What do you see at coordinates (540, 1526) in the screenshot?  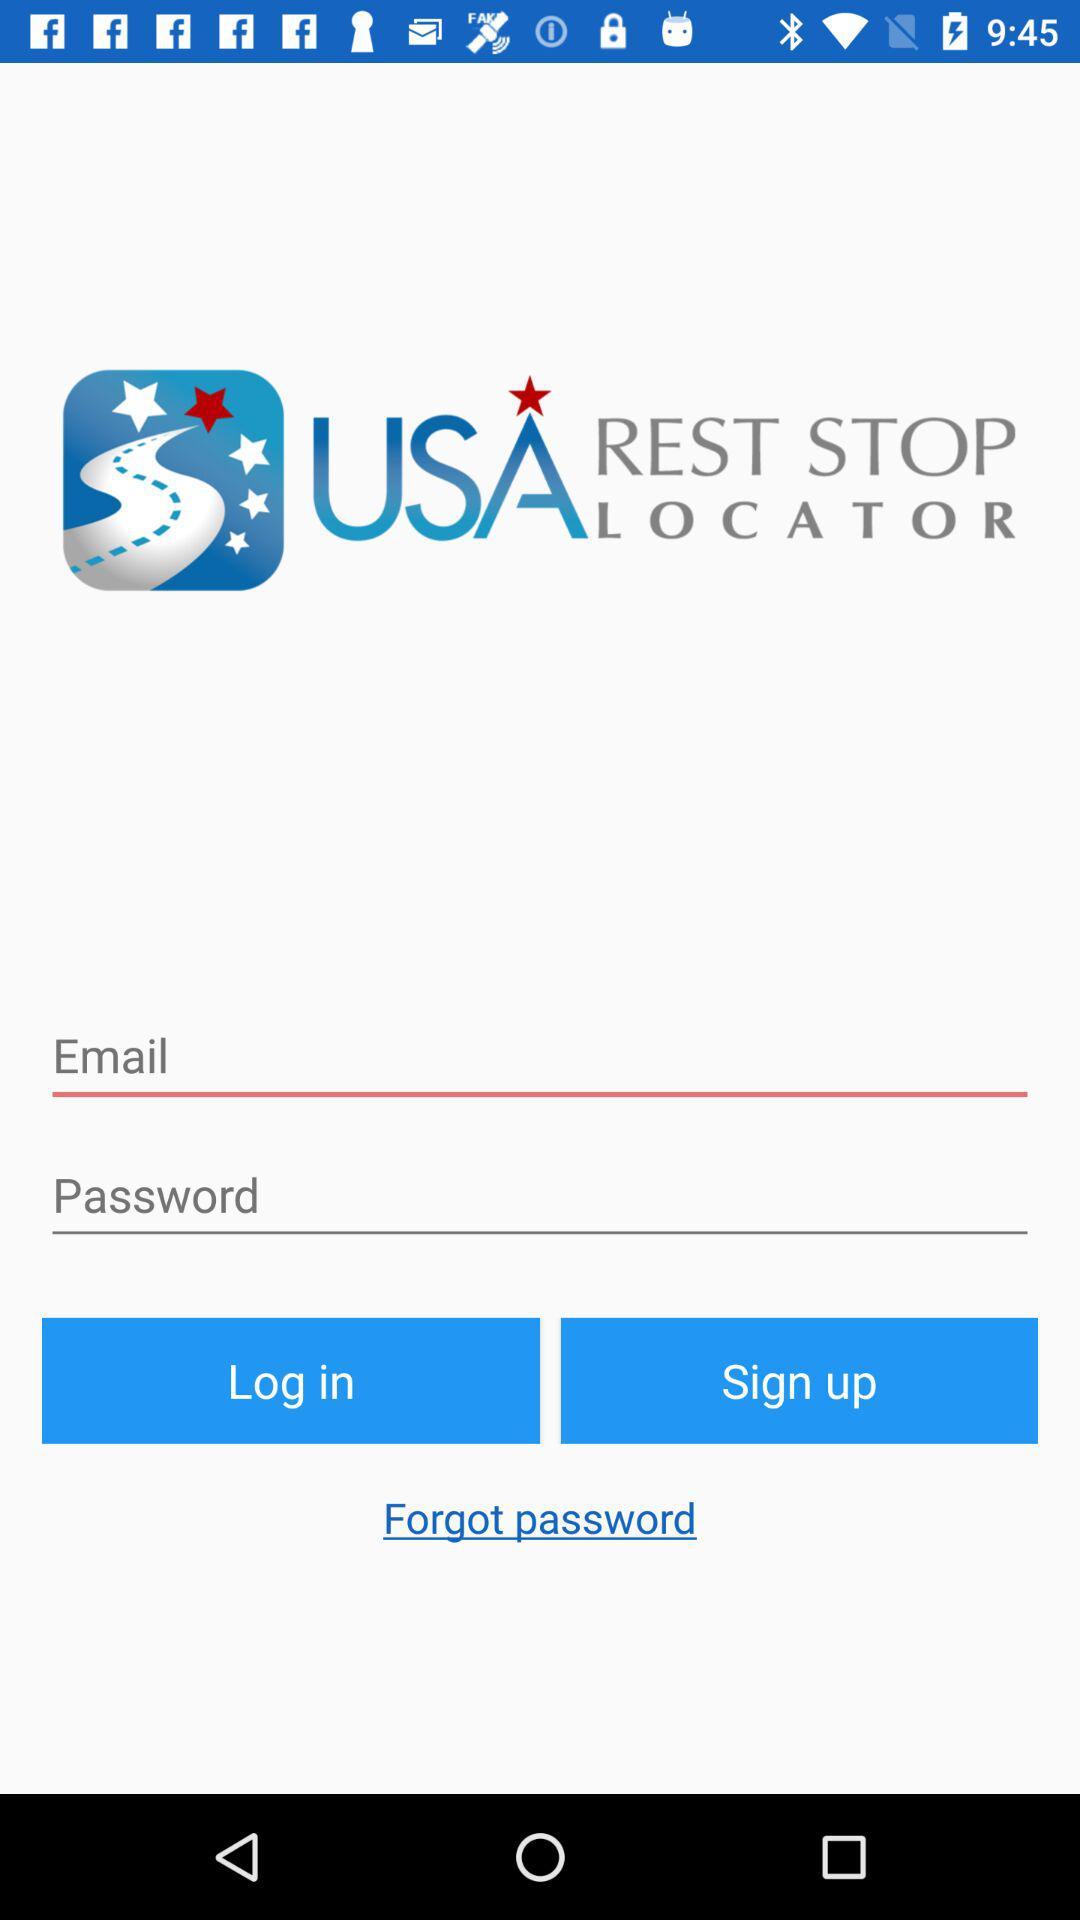 I see `the forgot password icon` at bounding box center [540, 1526].